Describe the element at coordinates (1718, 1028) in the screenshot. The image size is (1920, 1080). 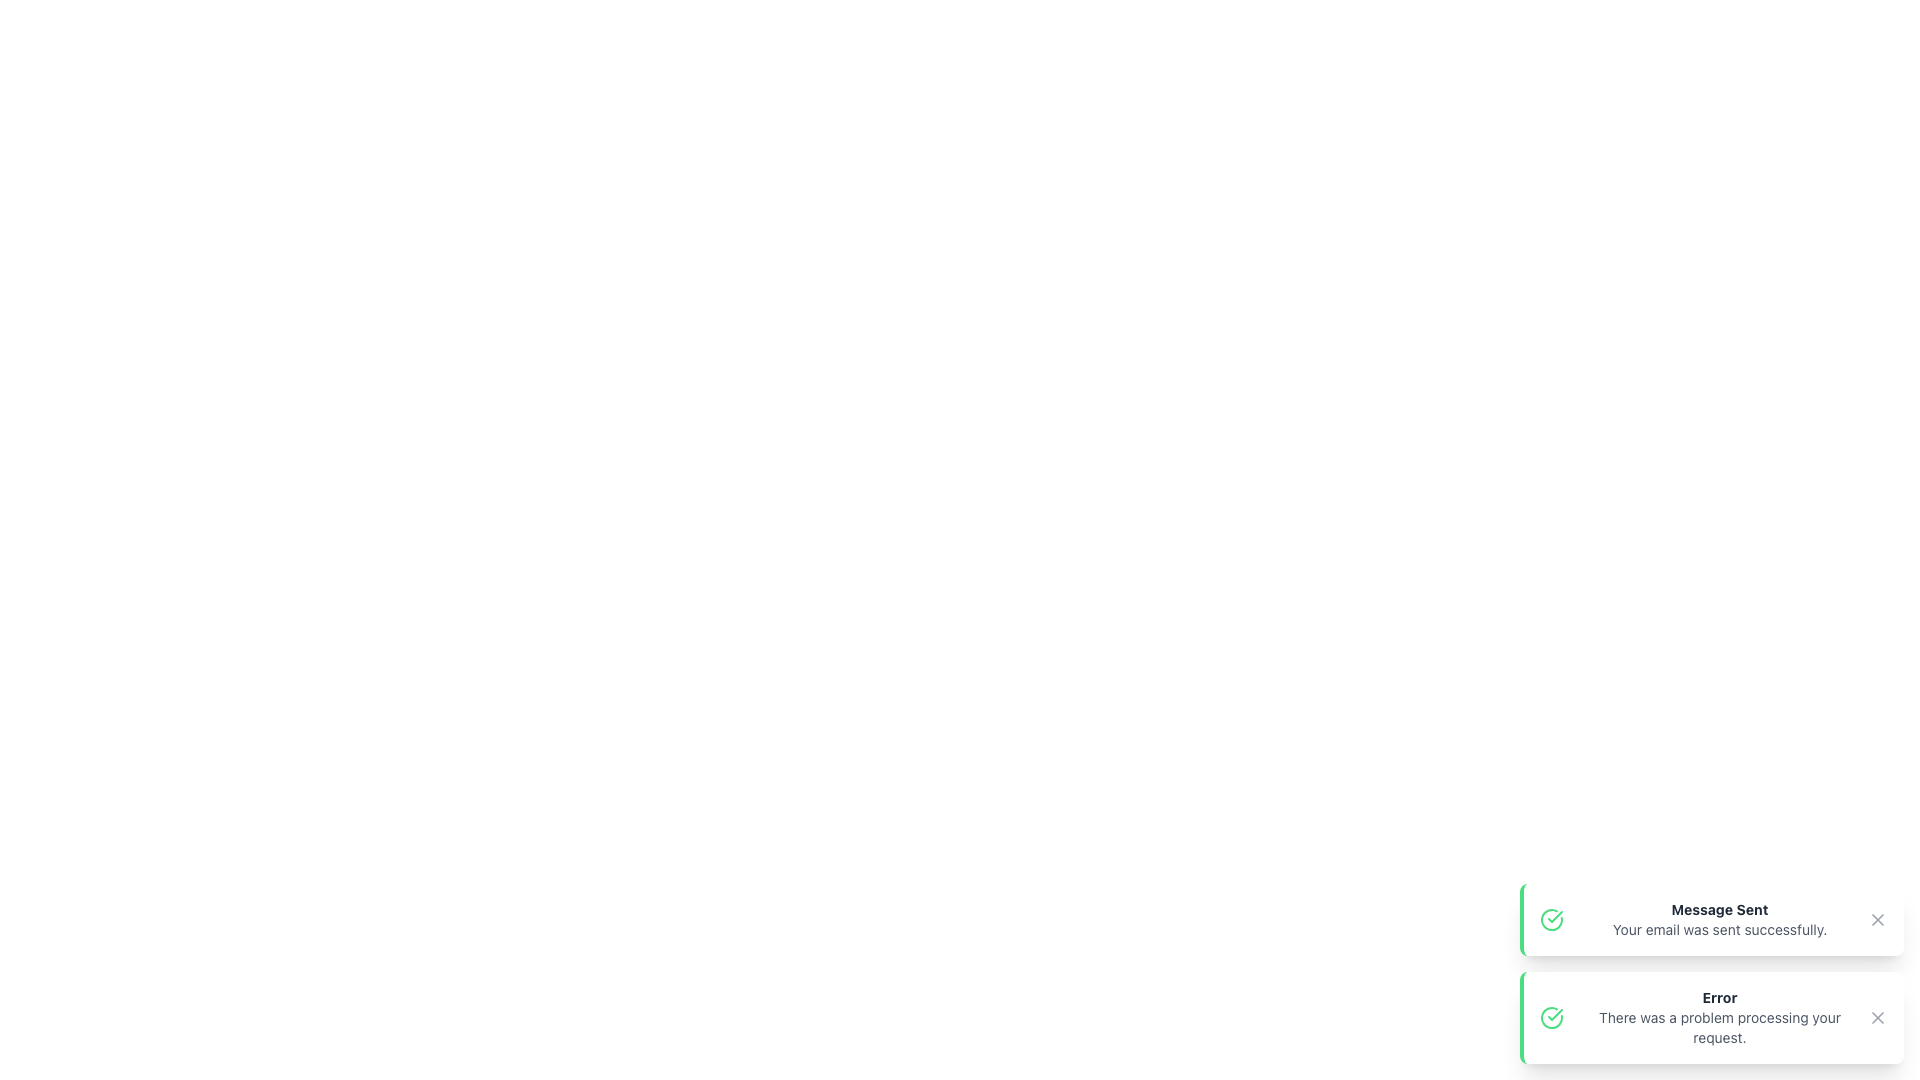
I see `the text label that reads 'There was a problem processing your request.' which is styled in gray and located below the 'Error' label in the notification block` at that location.